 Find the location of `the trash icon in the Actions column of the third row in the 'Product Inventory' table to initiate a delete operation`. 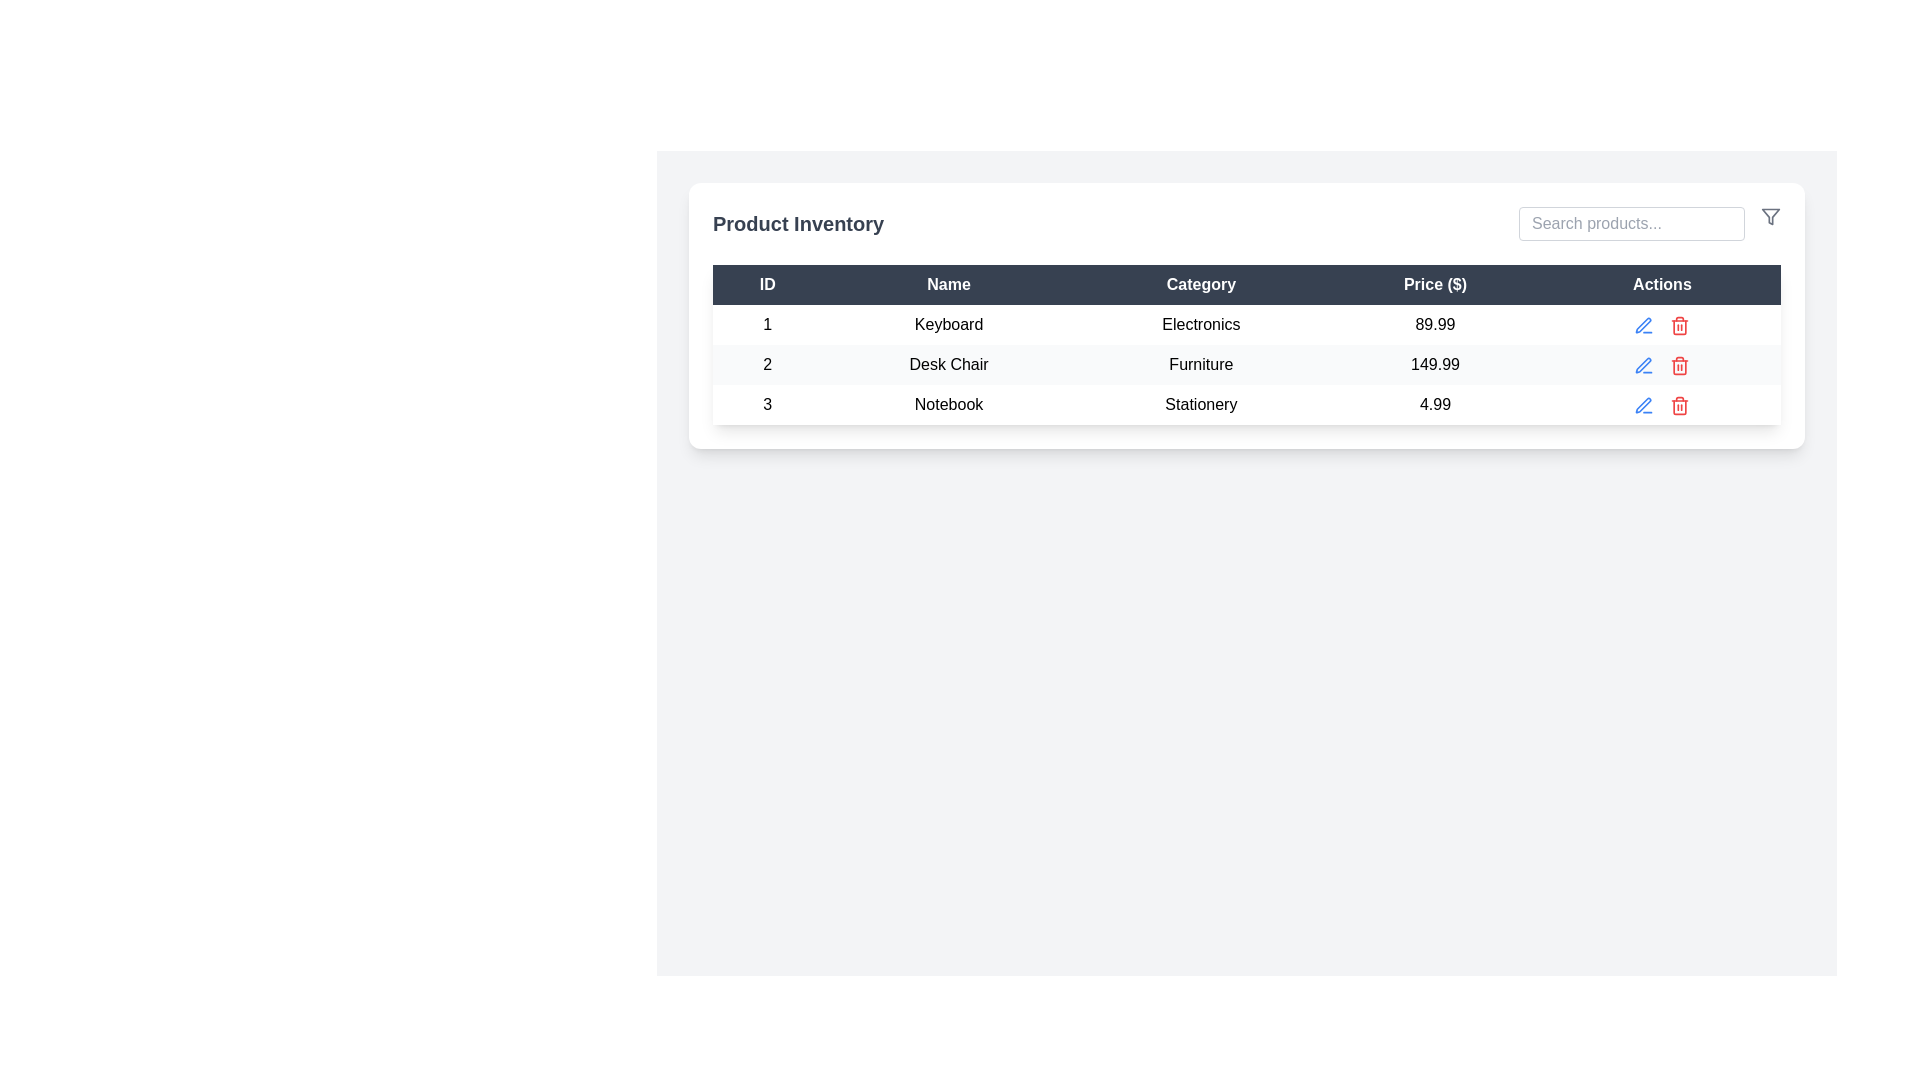

the trash icon in the Actions column of the third row in the 'Product Inventory' table to initiate a delete operation is located at coordinates (1680, 406).